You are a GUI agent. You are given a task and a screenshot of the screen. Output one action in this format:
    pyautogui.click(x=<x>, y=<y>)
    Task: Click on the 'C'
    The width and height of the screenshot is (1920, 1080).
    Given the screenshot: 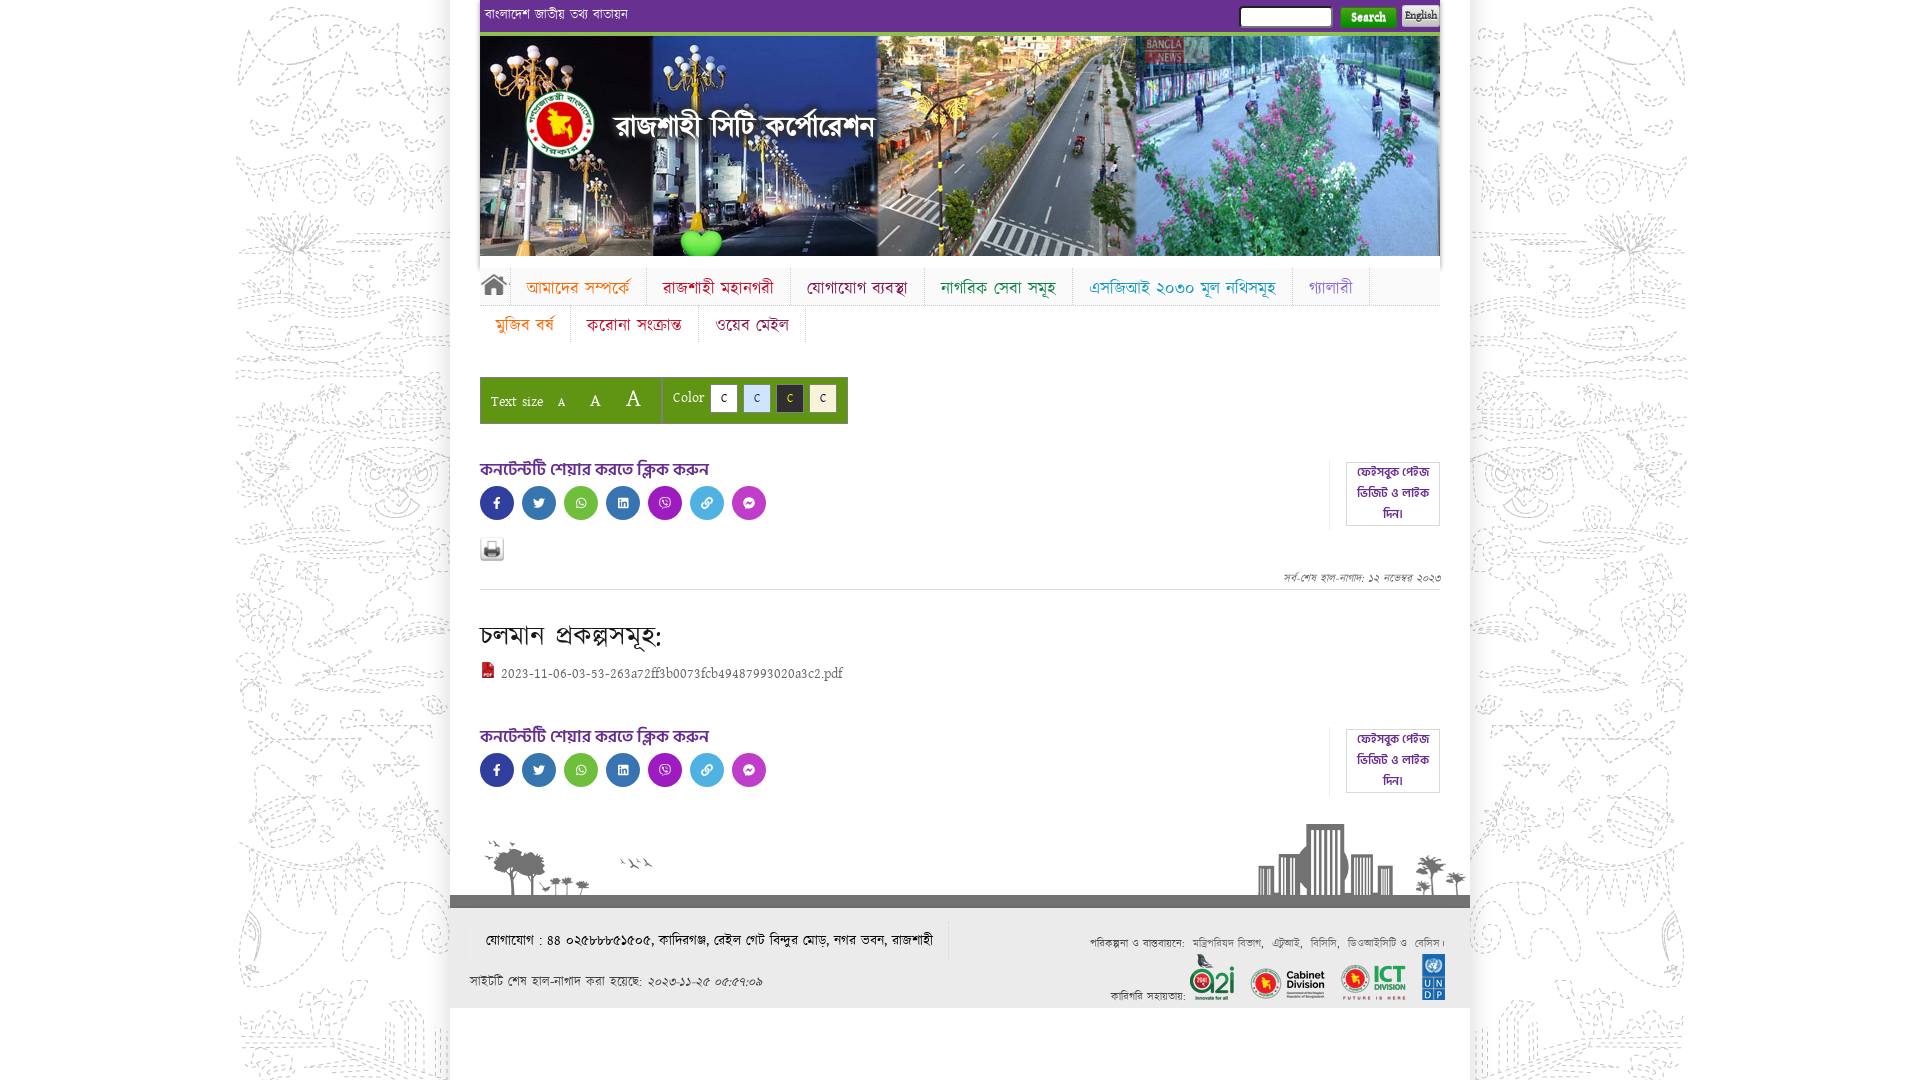 What is the action you would take?
    pyautogui.click(x=789, y=398)
    